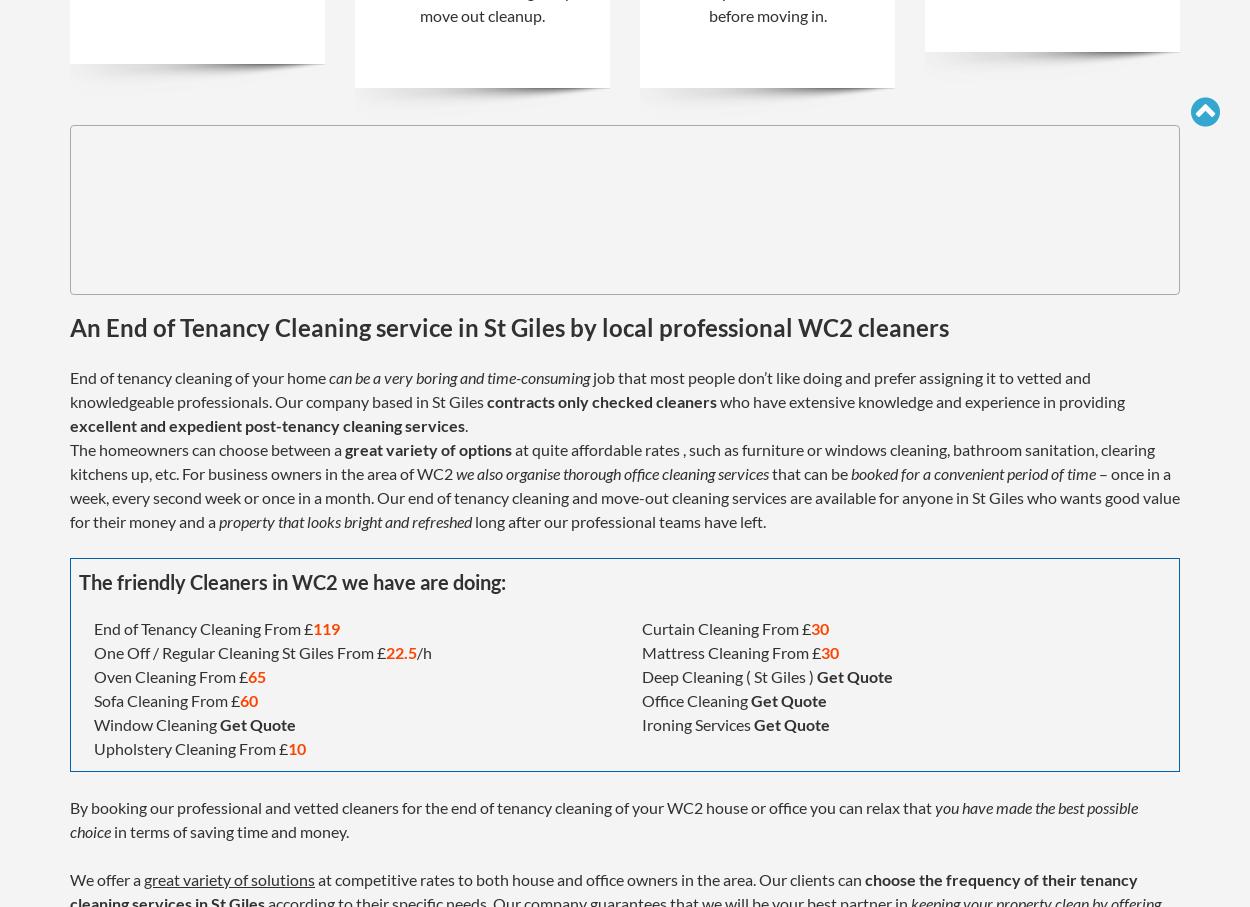 Image resolution: width=1250 pixels, height=907 pixels. Describe the element at coordinates (229, 829) in the screenshot. I see `'in terms of saving time and money.'` at that location.